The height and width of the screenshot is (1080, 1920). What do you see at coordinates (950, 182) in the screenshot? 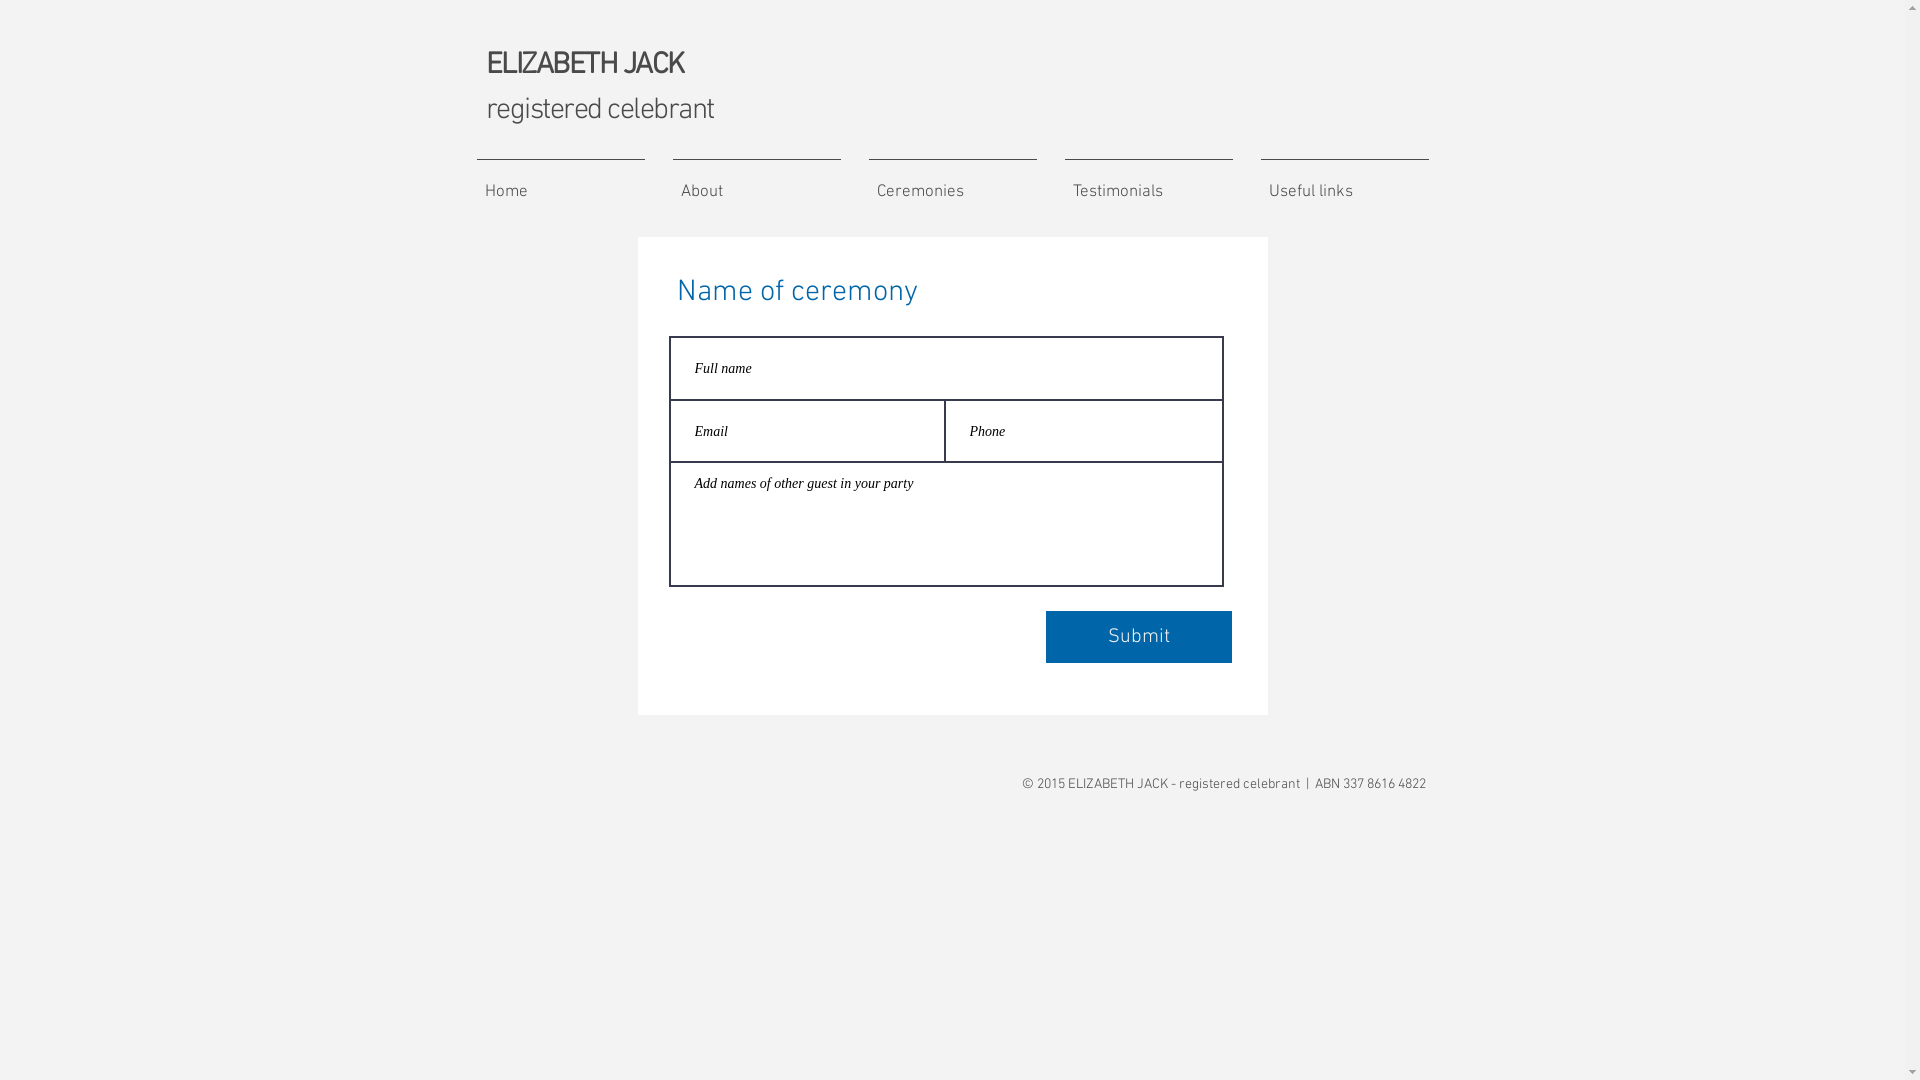
I see `'Ceremonies'` at bounding box center [950, 182].